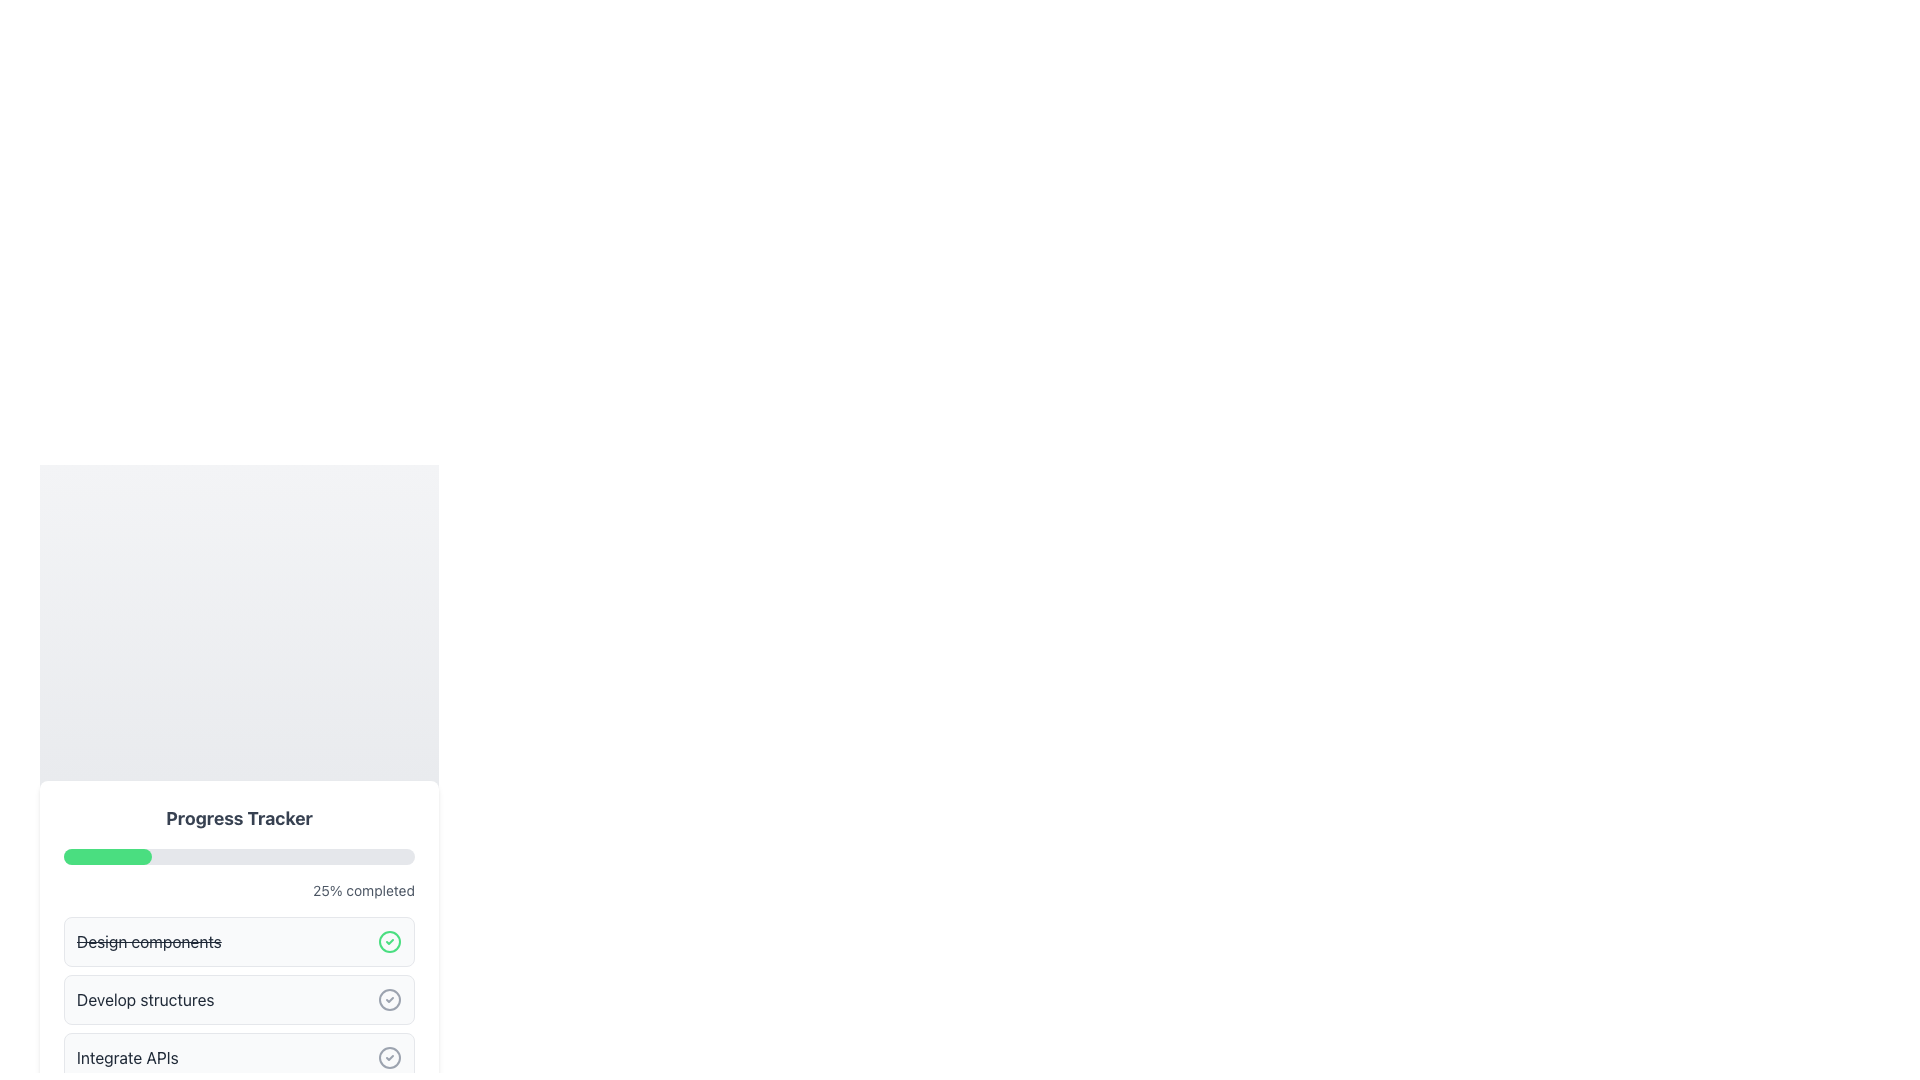 The height and width of the screenshot is (1080, 1920). I want to click on the circular icon with a gray check mark located to the right of the text 'Develop structures', so click(389, 999).